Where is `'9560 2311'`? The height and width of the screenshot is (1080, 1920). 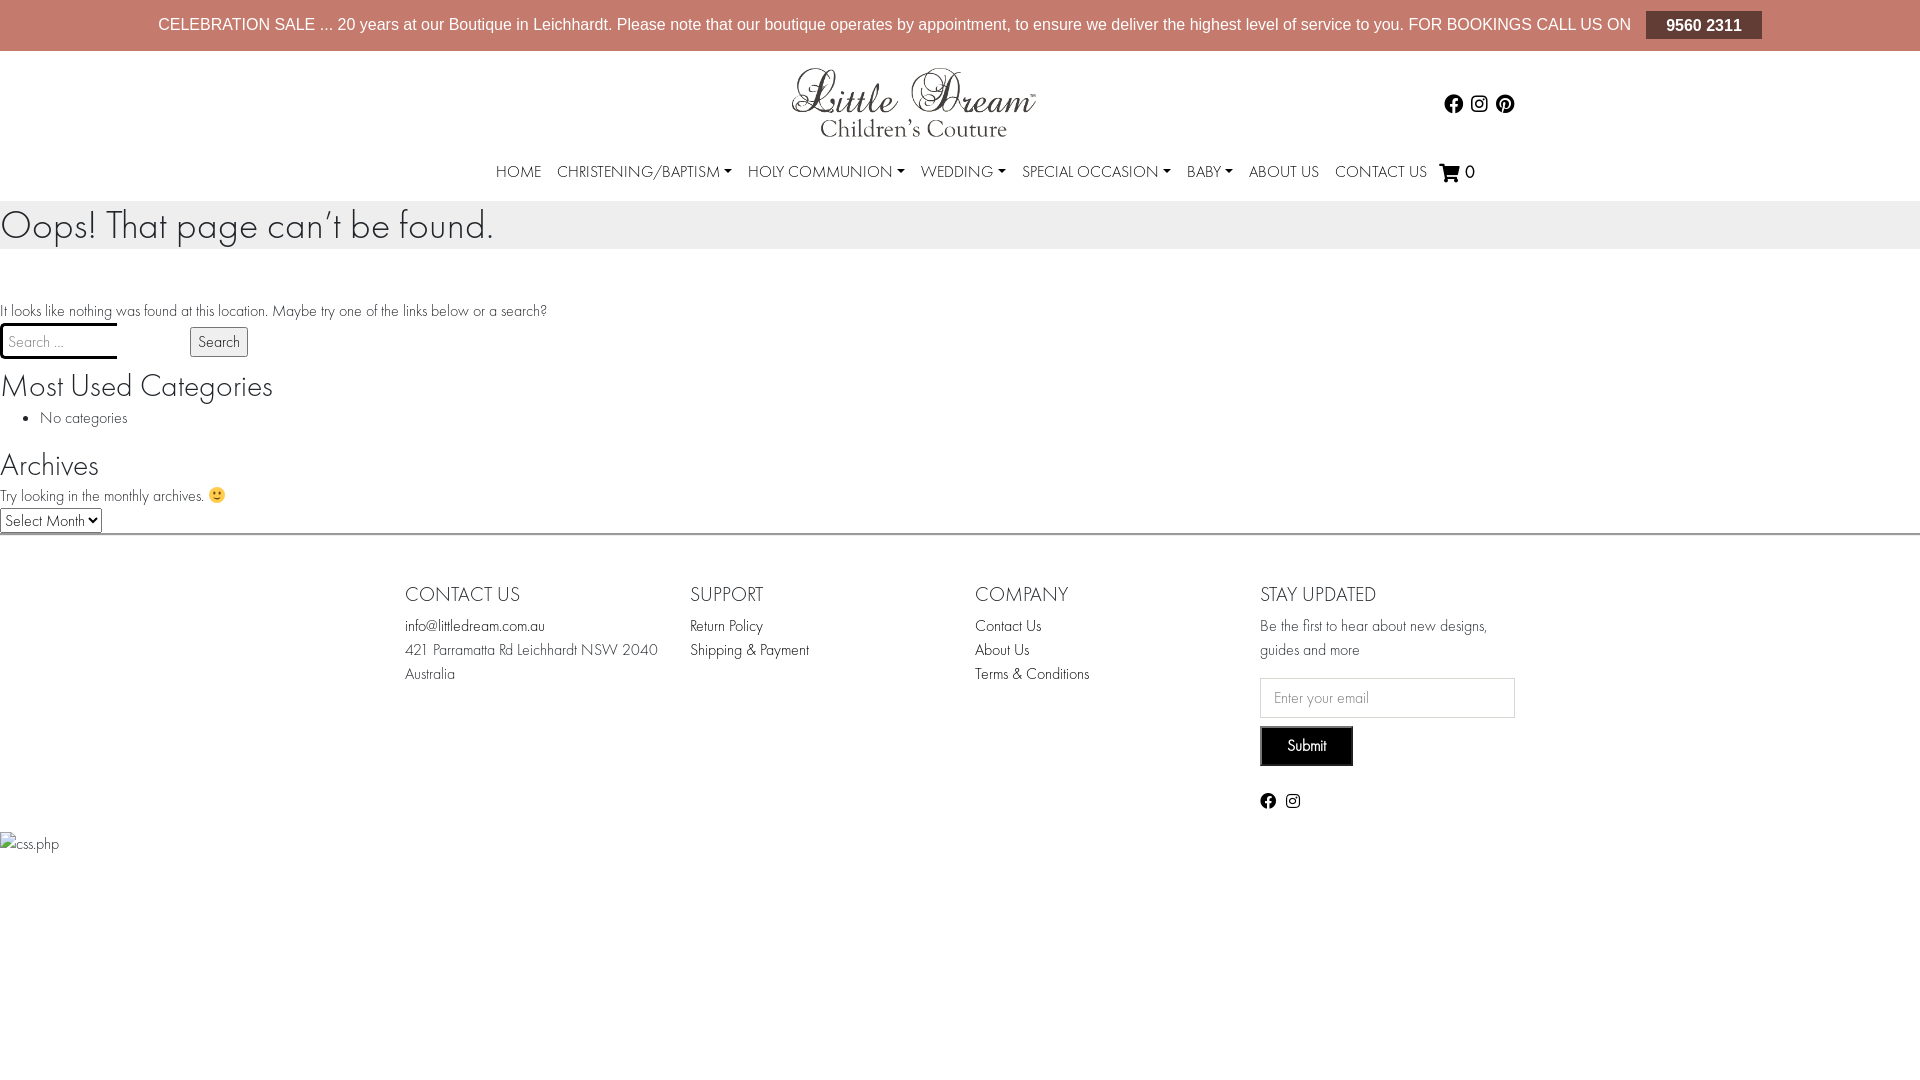
'9560 2311' is located at coordinates (1646, 24).